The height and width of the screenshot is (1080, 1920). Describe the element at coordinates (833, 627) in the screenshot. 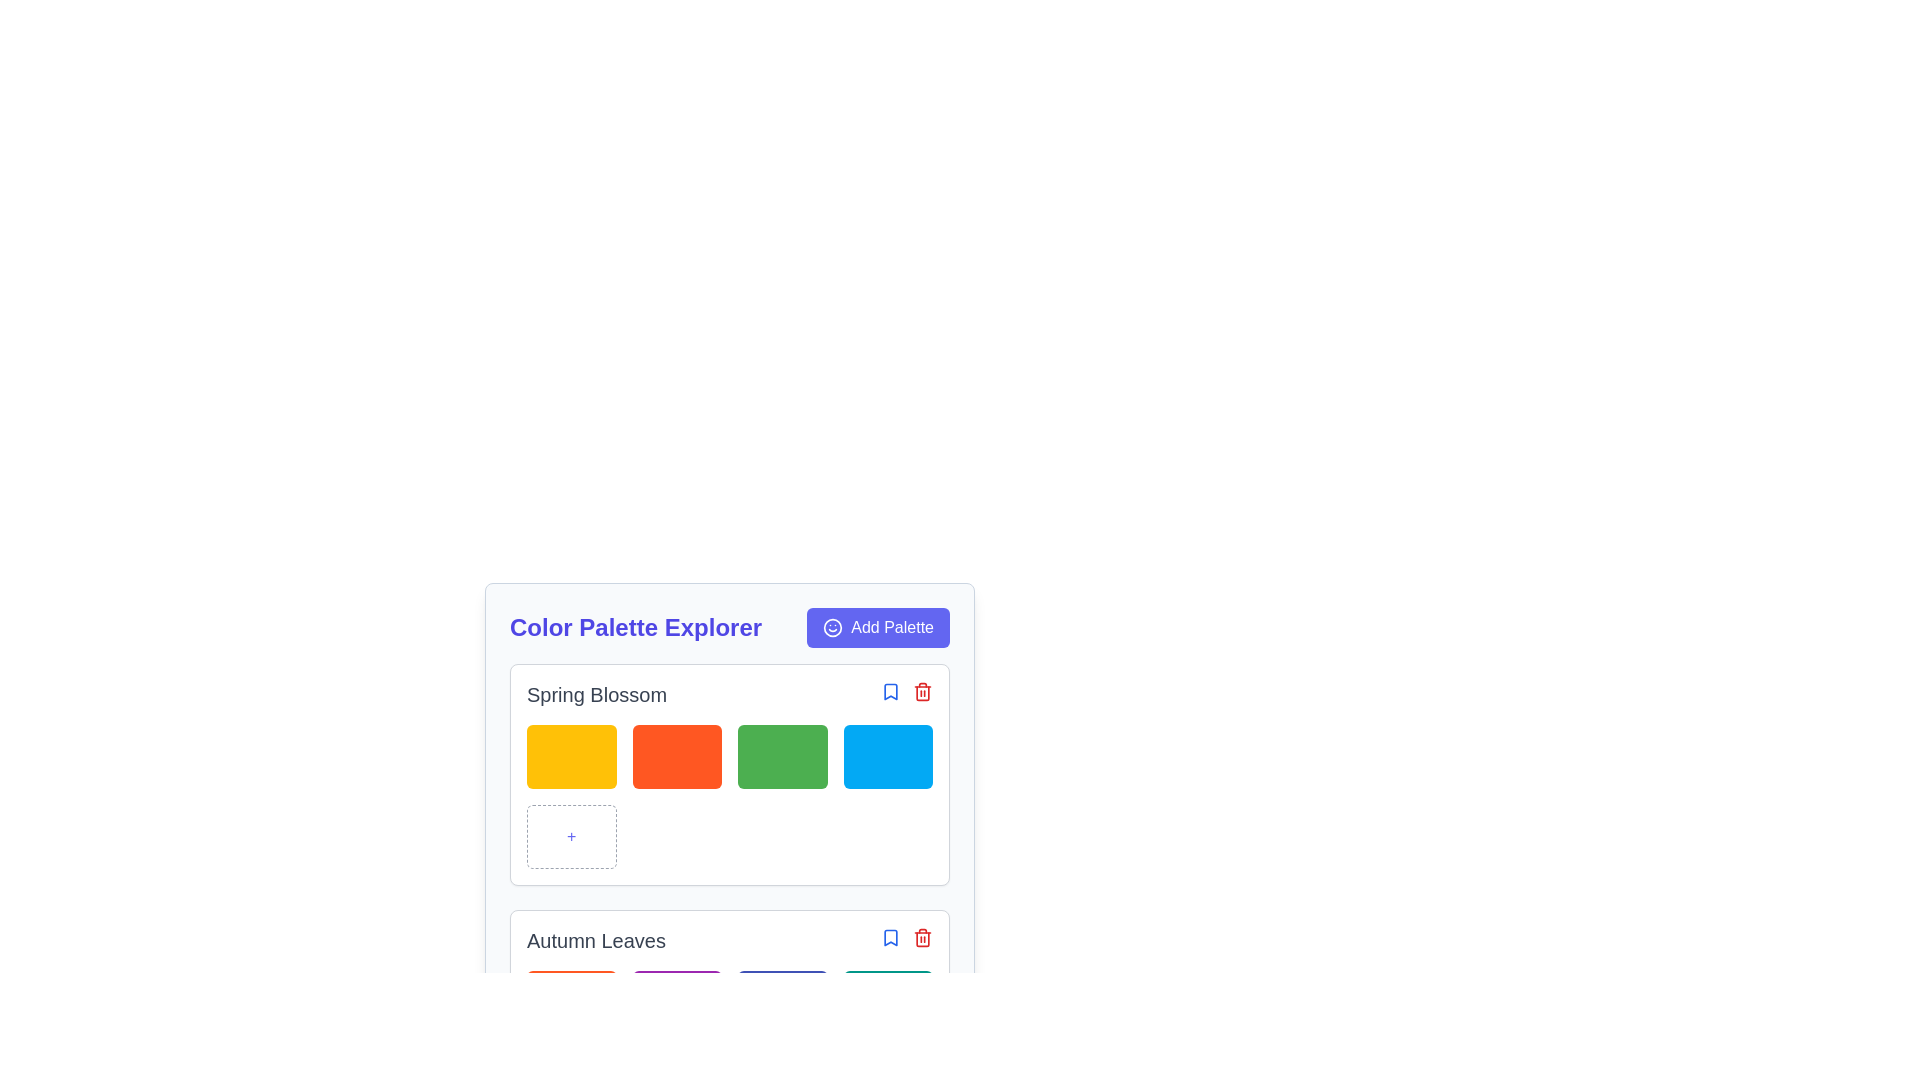

I see `the circular smiley face icon with a purple fill that is part of the 'Add Palette' button, located to the left of the text` at that location.